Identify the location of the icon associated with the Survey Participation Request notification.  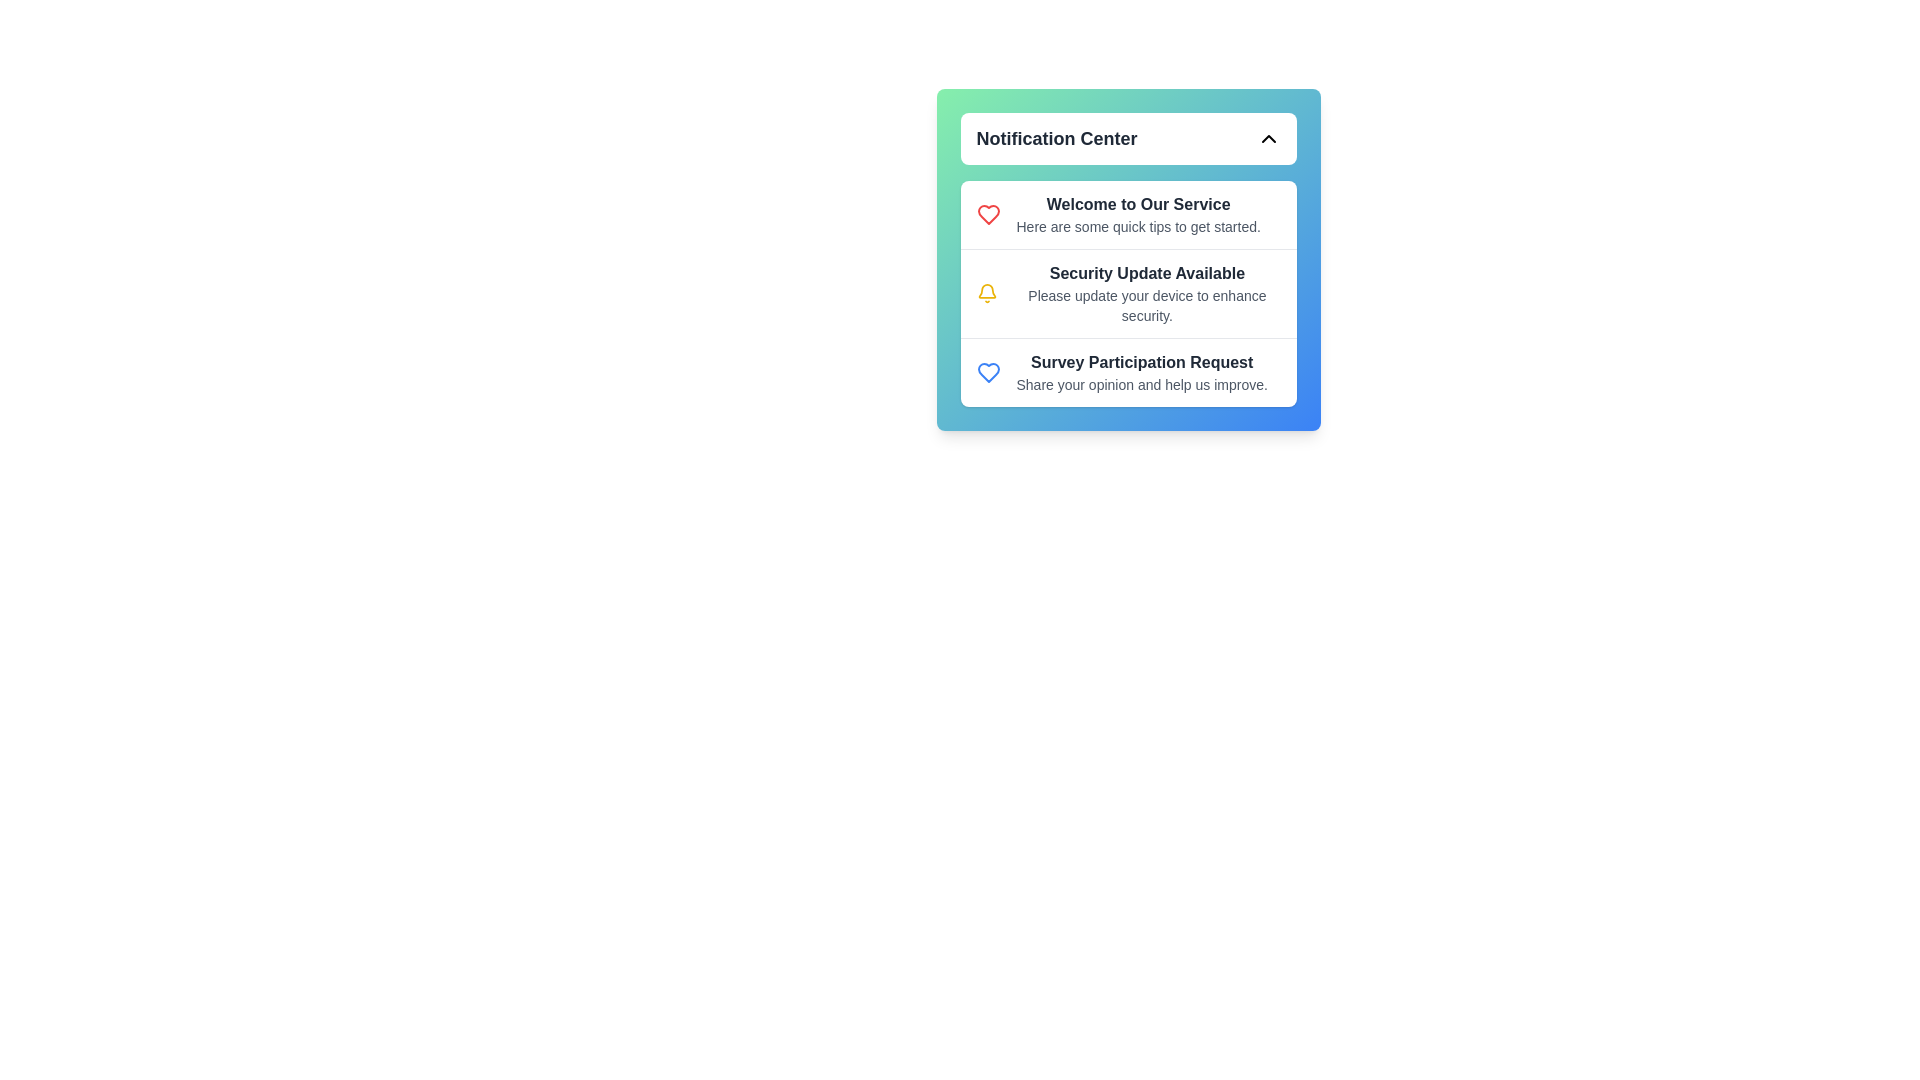
(988, 373).